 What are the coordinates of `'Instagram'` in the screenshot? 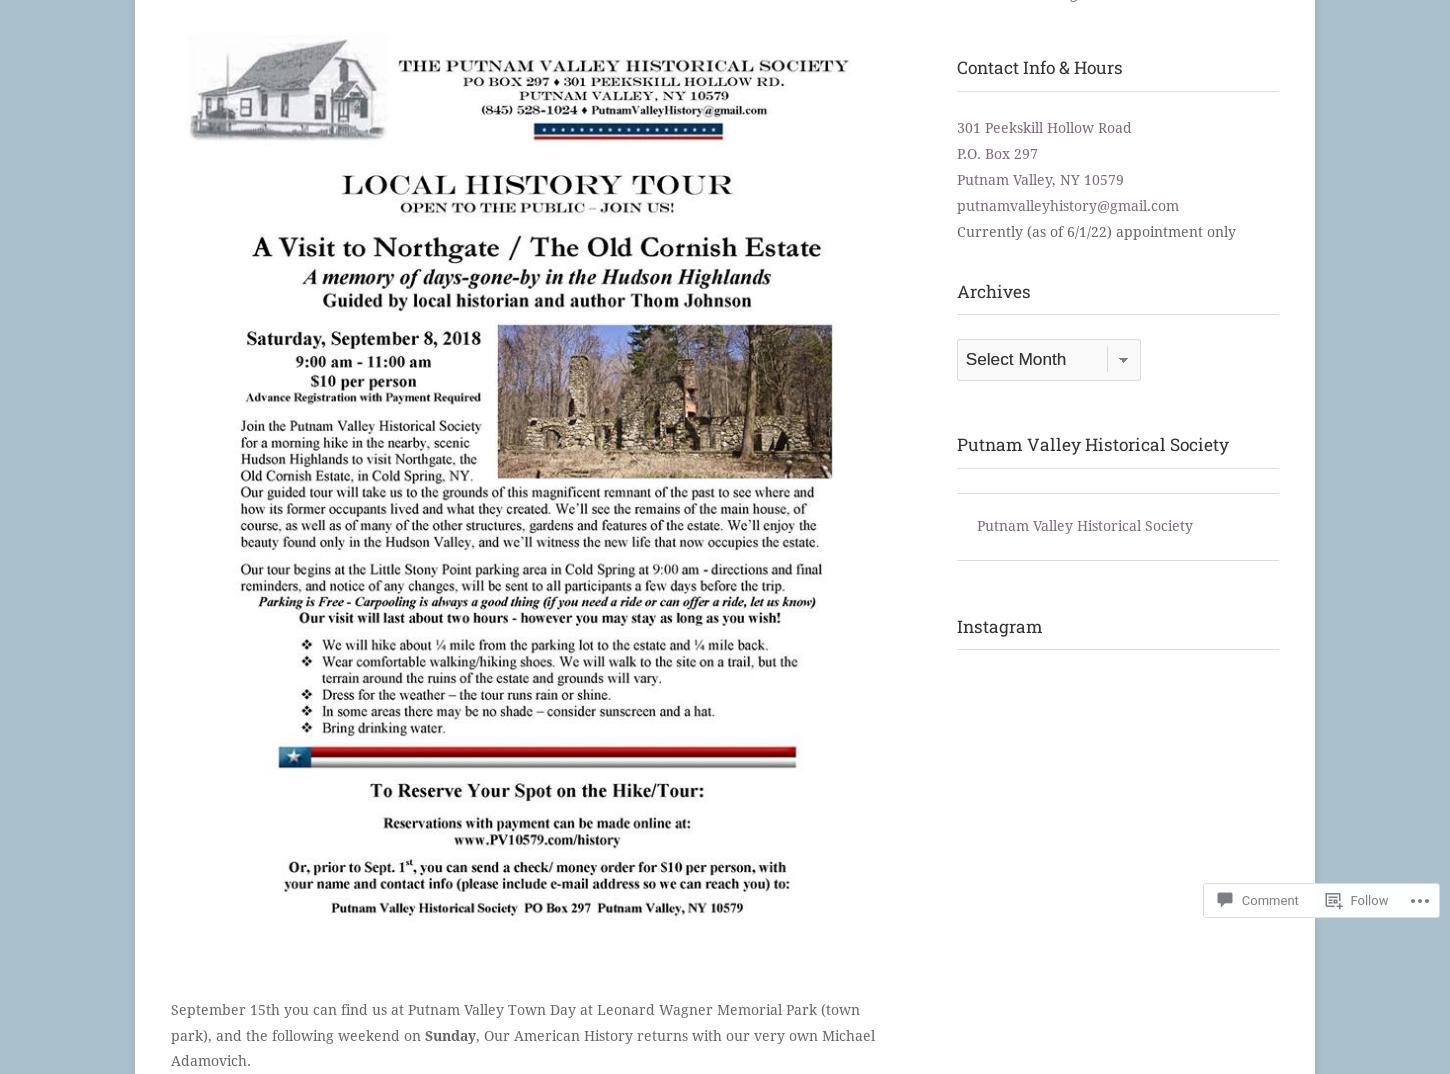 It's located at (999, 625).